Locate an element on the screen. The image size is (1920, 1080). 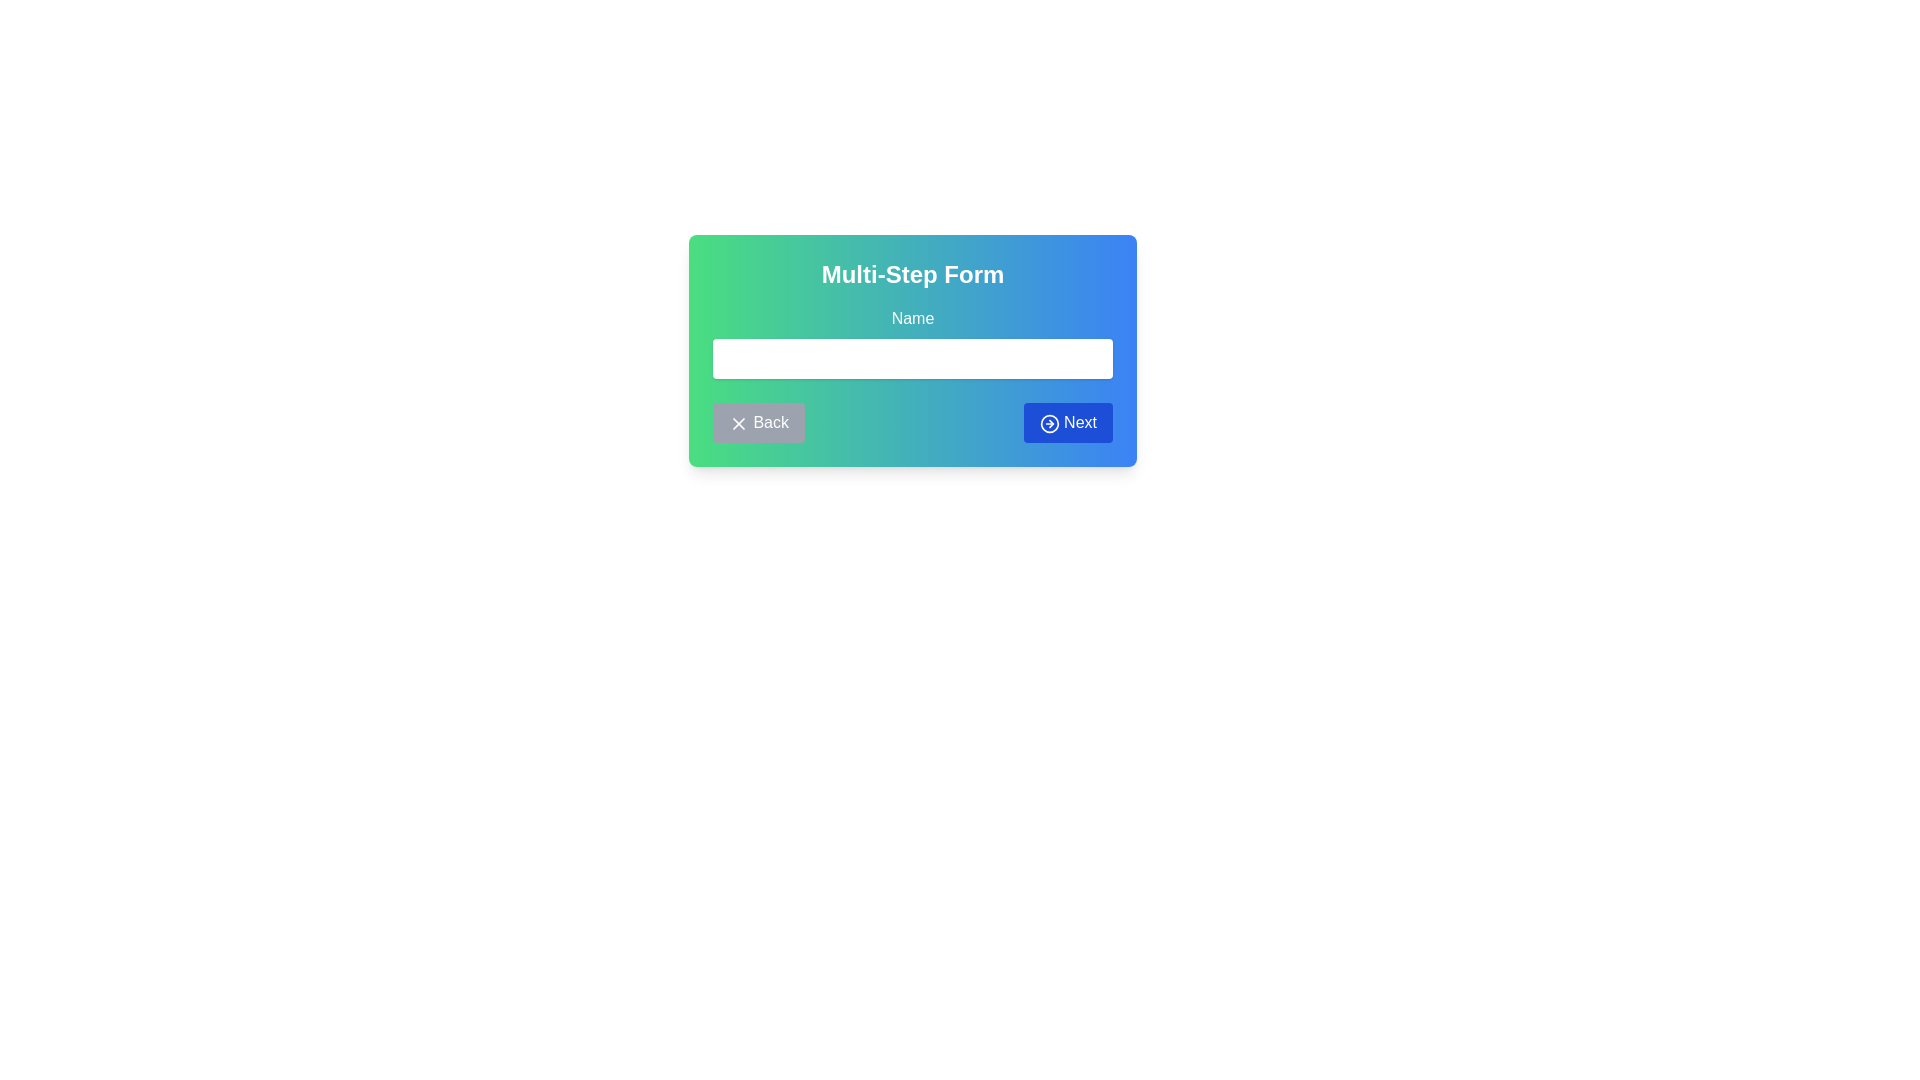
the circular icon located inside the 'Next' button at the bottom-right corner of the form-style interface is located at coordinates (1048, 422).